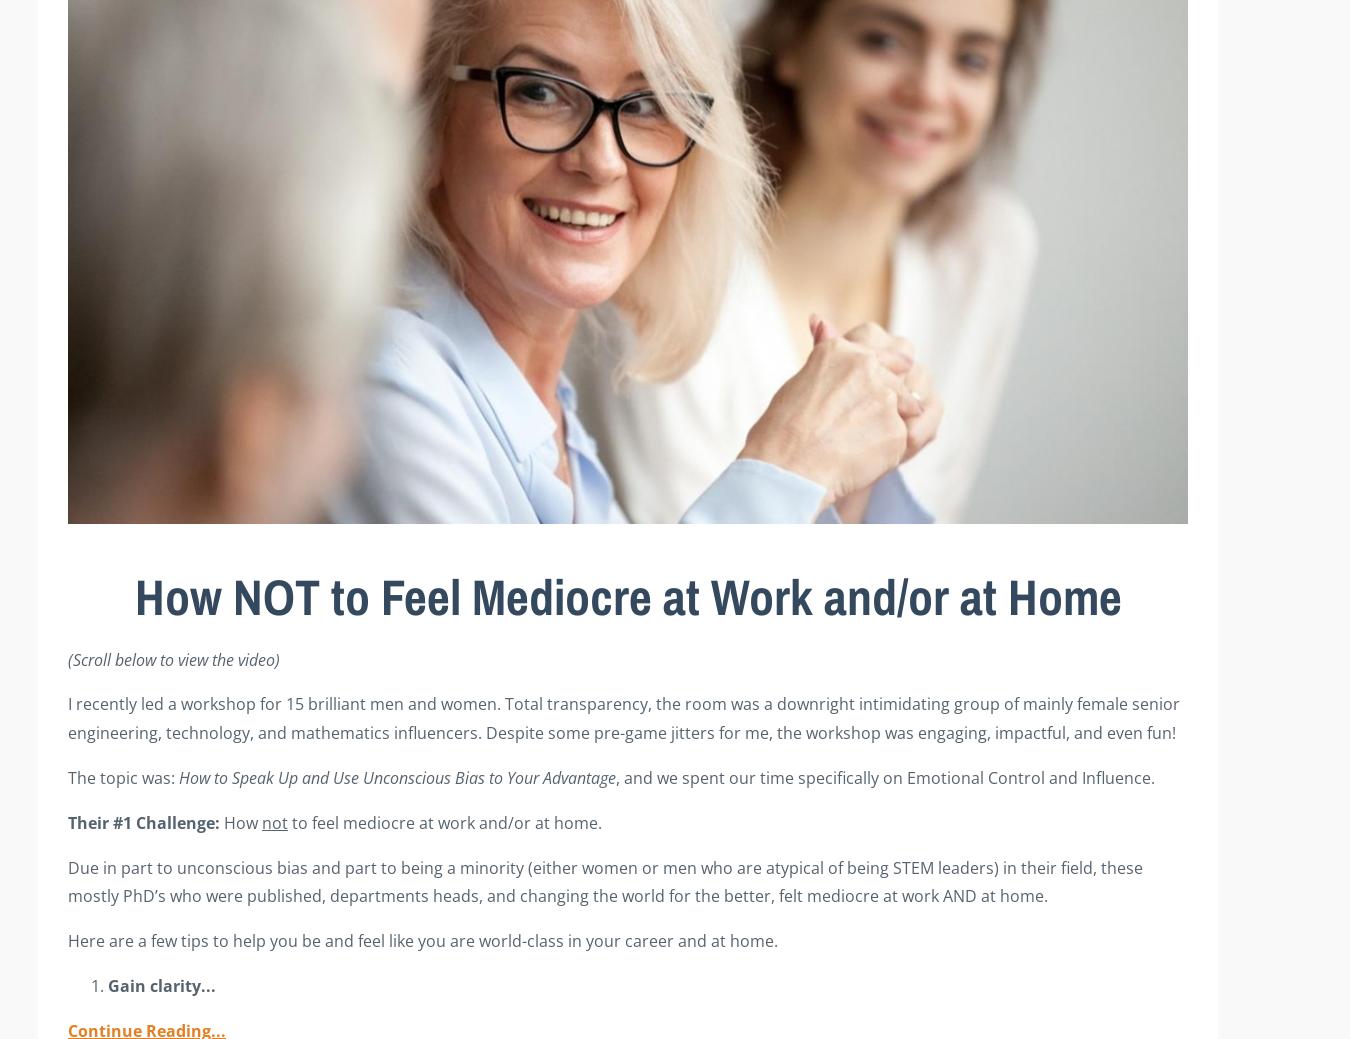 The image size is (1350, 1039). Describe the element at coordinates (208, 984) in the screenshot. I see `'...'` at that location.